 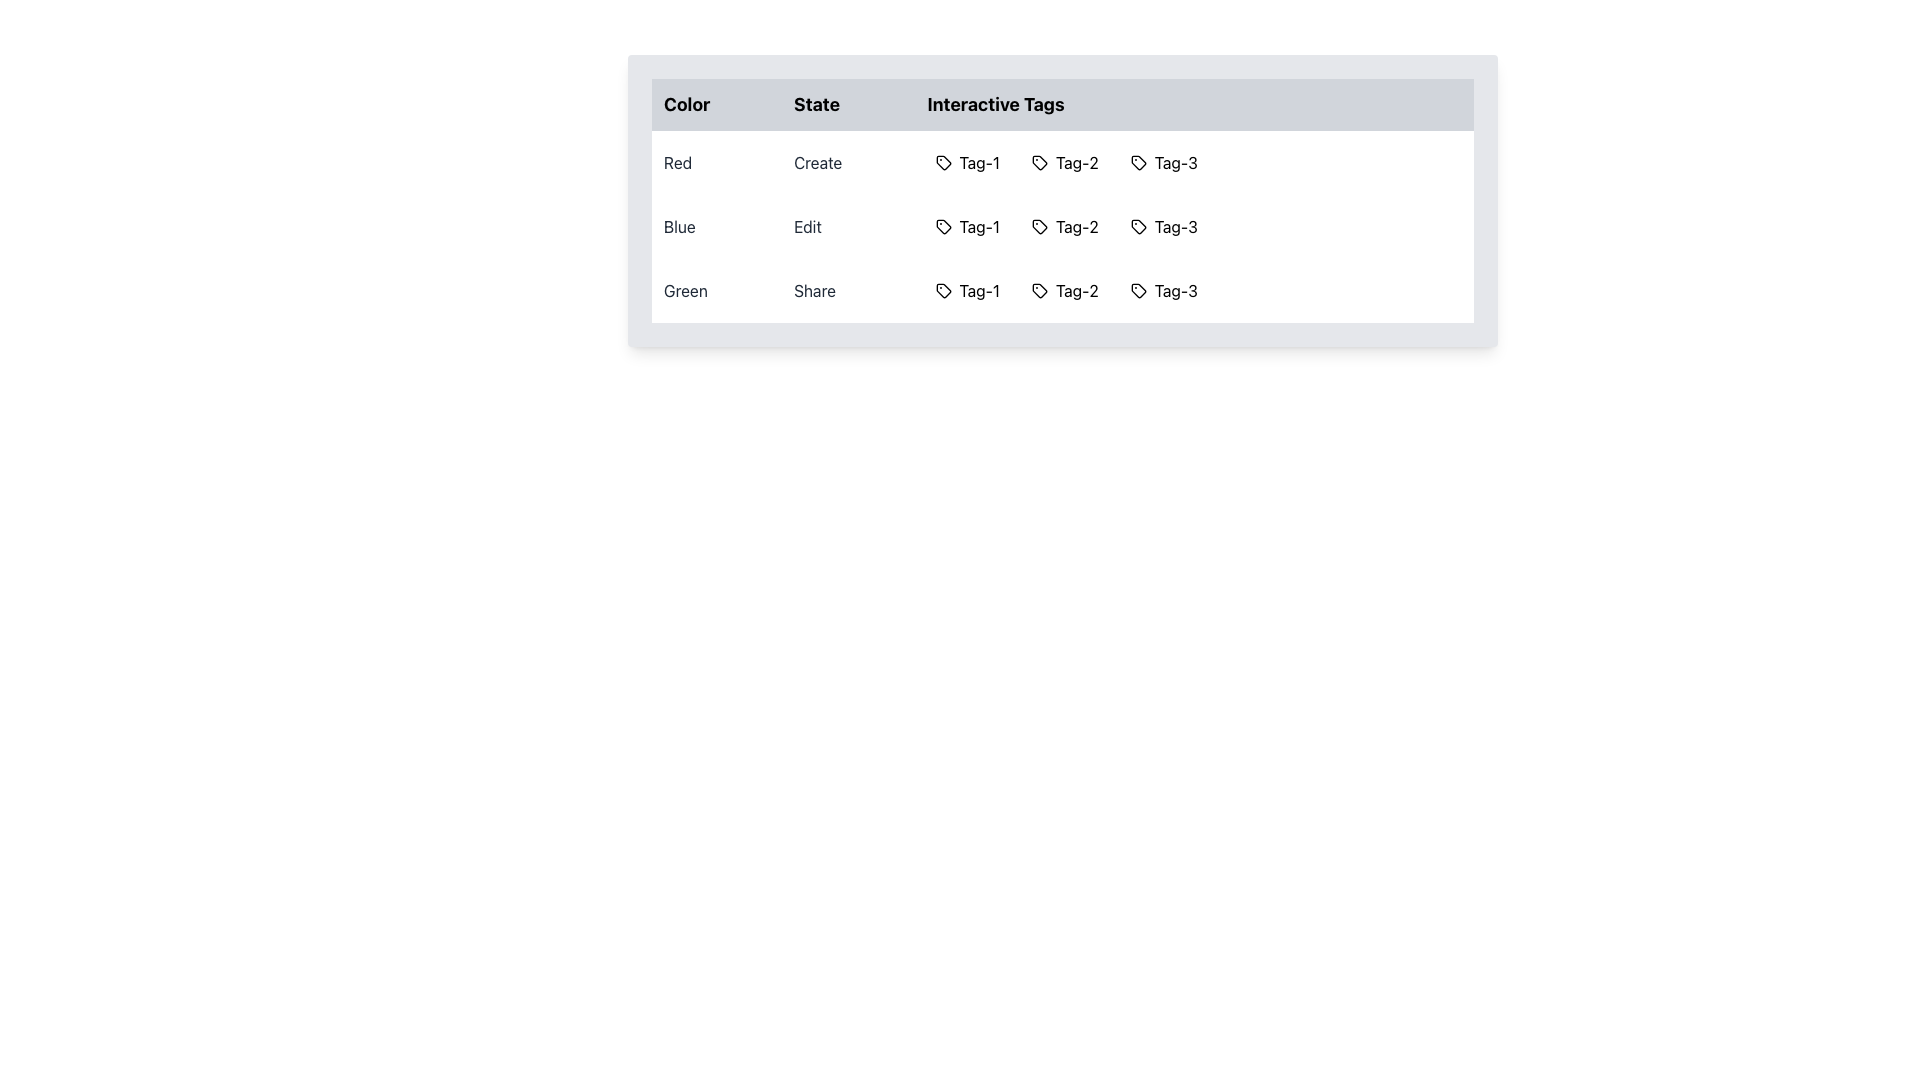 What do you see at coordinates (1076, 226) in the screenshot?
I see `the Text Label in the fourth column, second row, which represents the 'Blue' state and is the second tag among the interactive tags` at bounding box center [1076, 226].